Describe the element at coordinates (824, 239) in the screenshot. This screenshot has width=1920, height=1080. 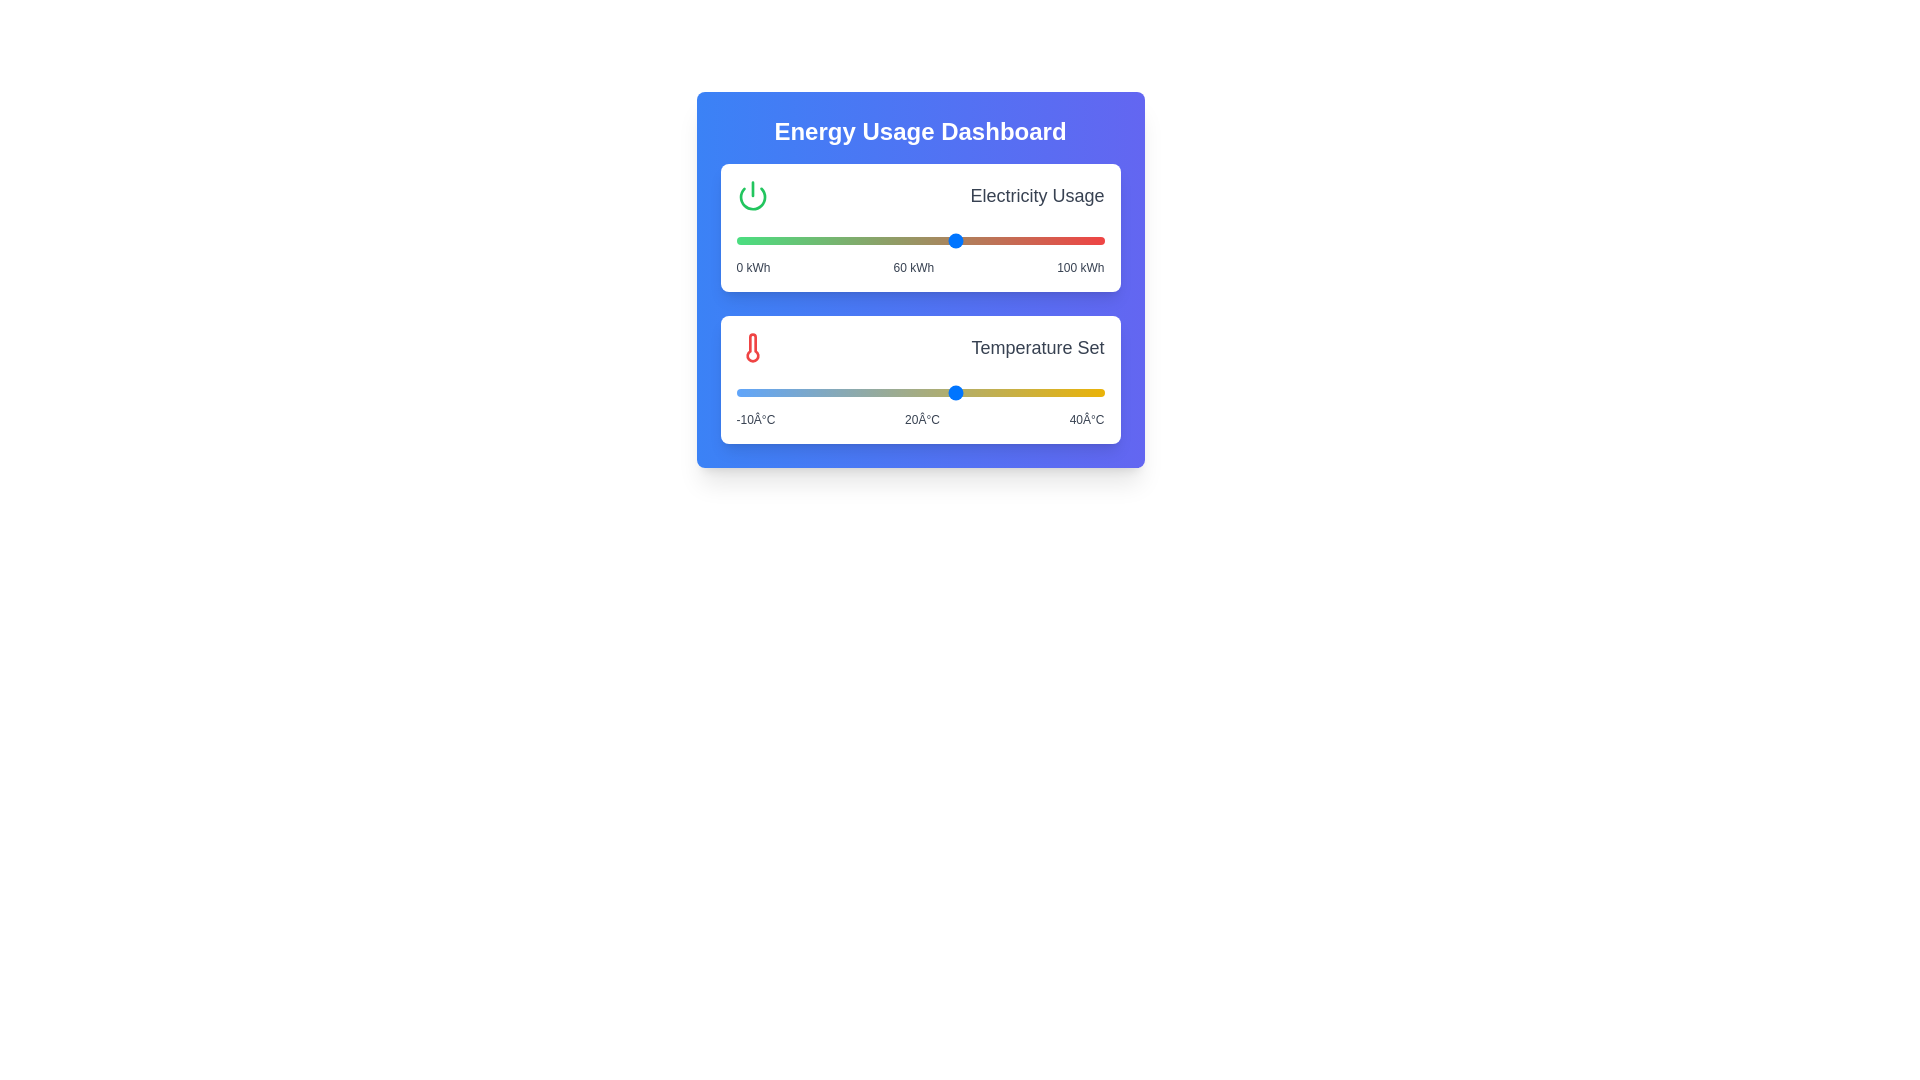
I see `the electricity usage slider to 24 kWh` at that location.